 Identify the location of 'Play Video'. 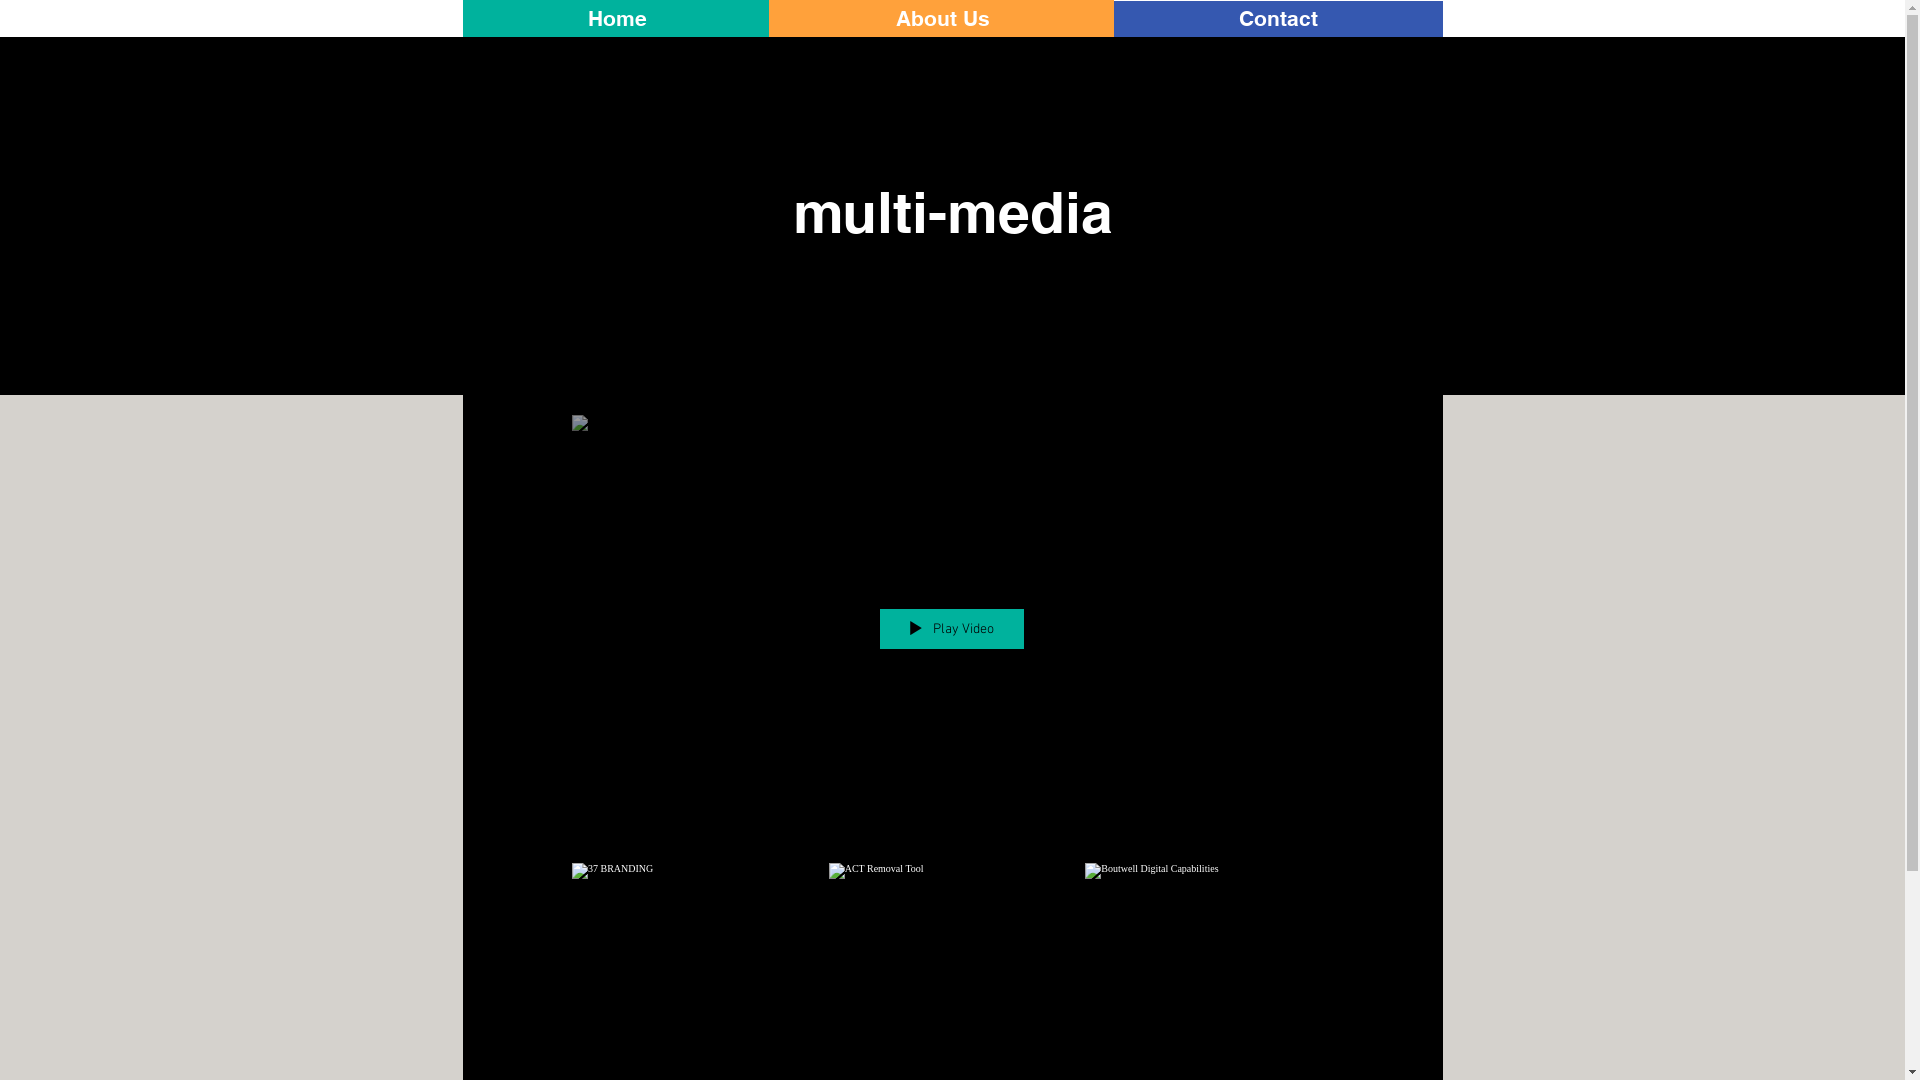
(878, 627).